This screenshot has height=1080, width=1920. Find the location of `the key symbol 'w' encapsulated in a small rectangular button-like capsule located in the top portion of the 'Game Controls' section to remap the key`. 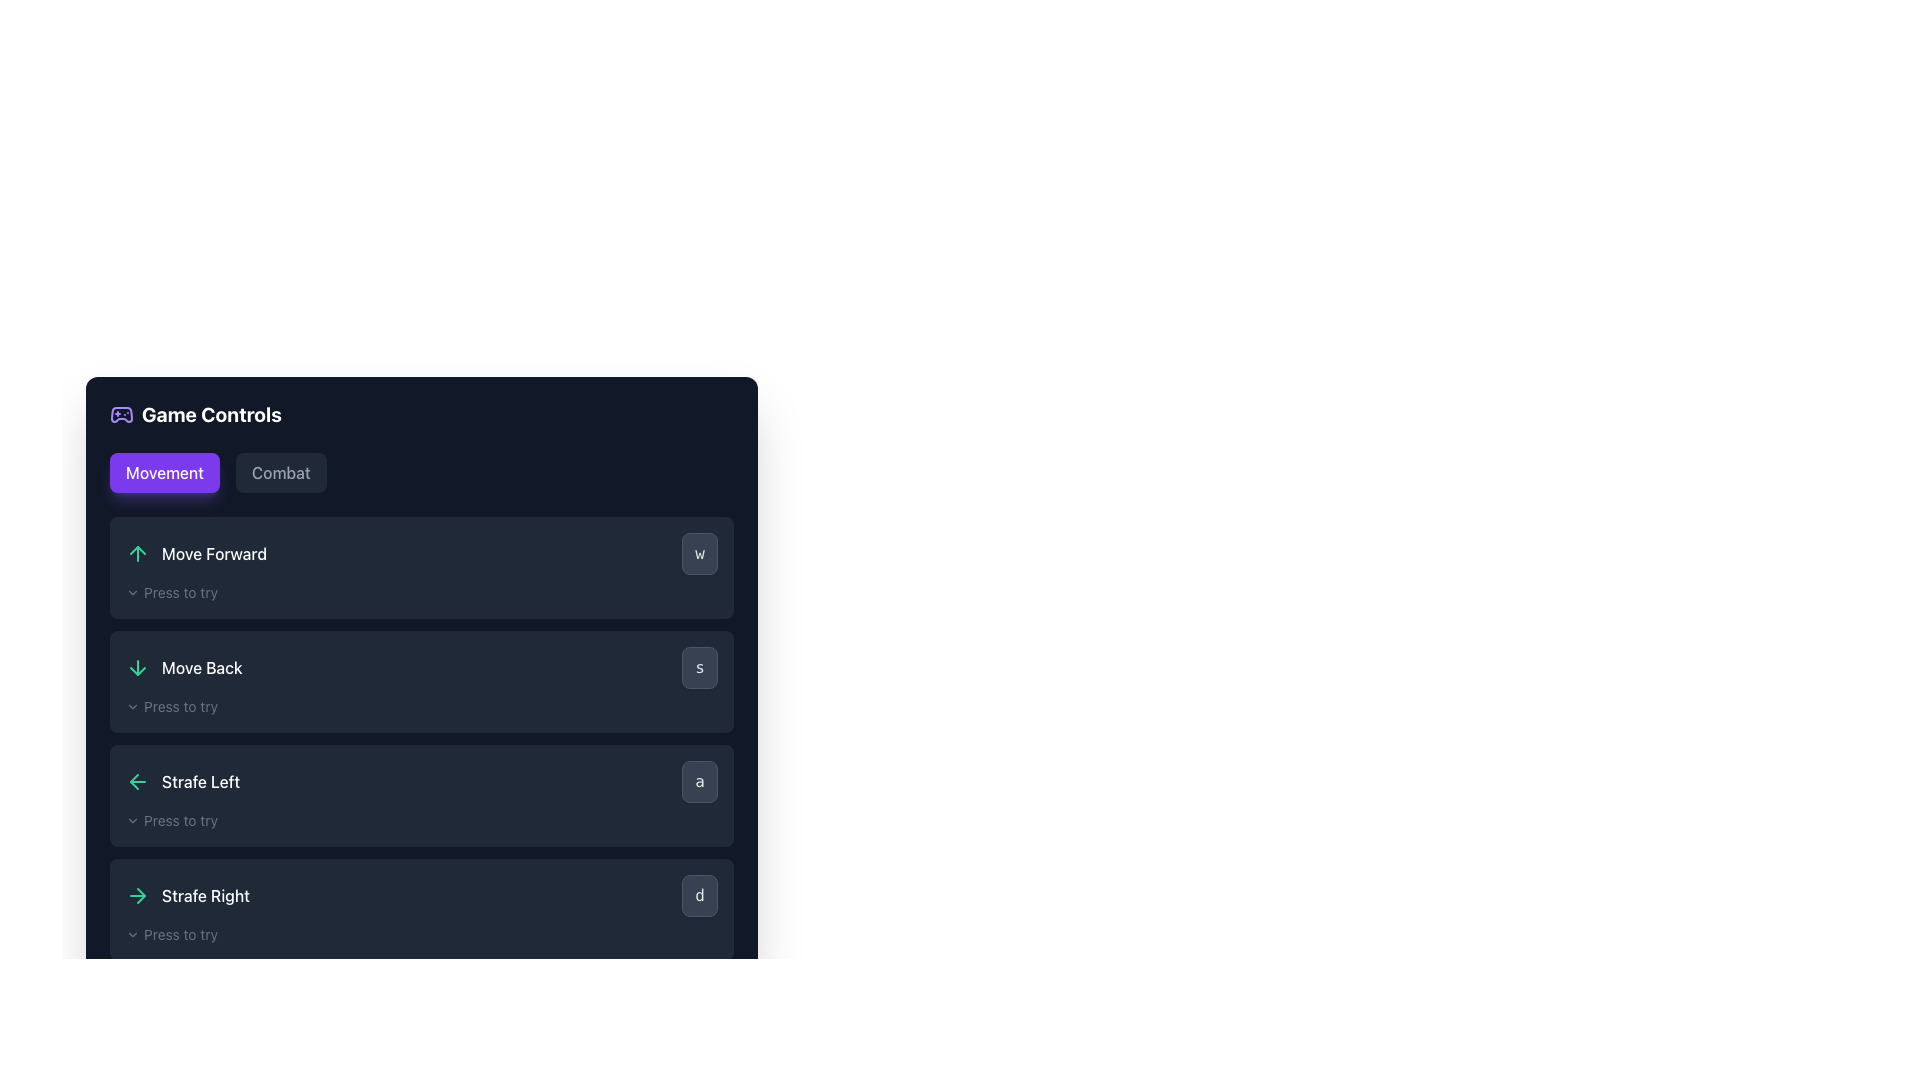

the key symbol 'w' encapsulated in a small rectangular button-like capsule located in the top portion of the 'Game Controls' section to remap the key is located at coordinates (421, 554).